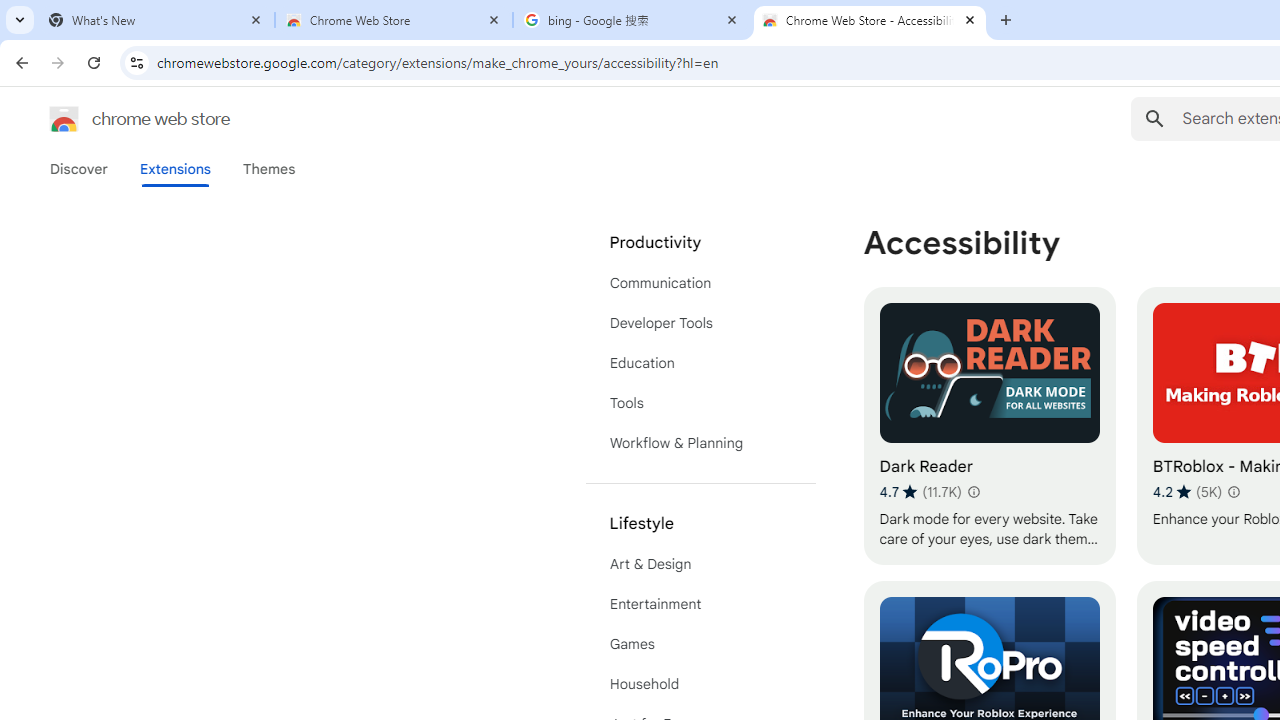 This screenshot has width=1280, height=720. Describe the element at coordinates (268, 168) in the screenshot. I see `'Themes'` at that location.